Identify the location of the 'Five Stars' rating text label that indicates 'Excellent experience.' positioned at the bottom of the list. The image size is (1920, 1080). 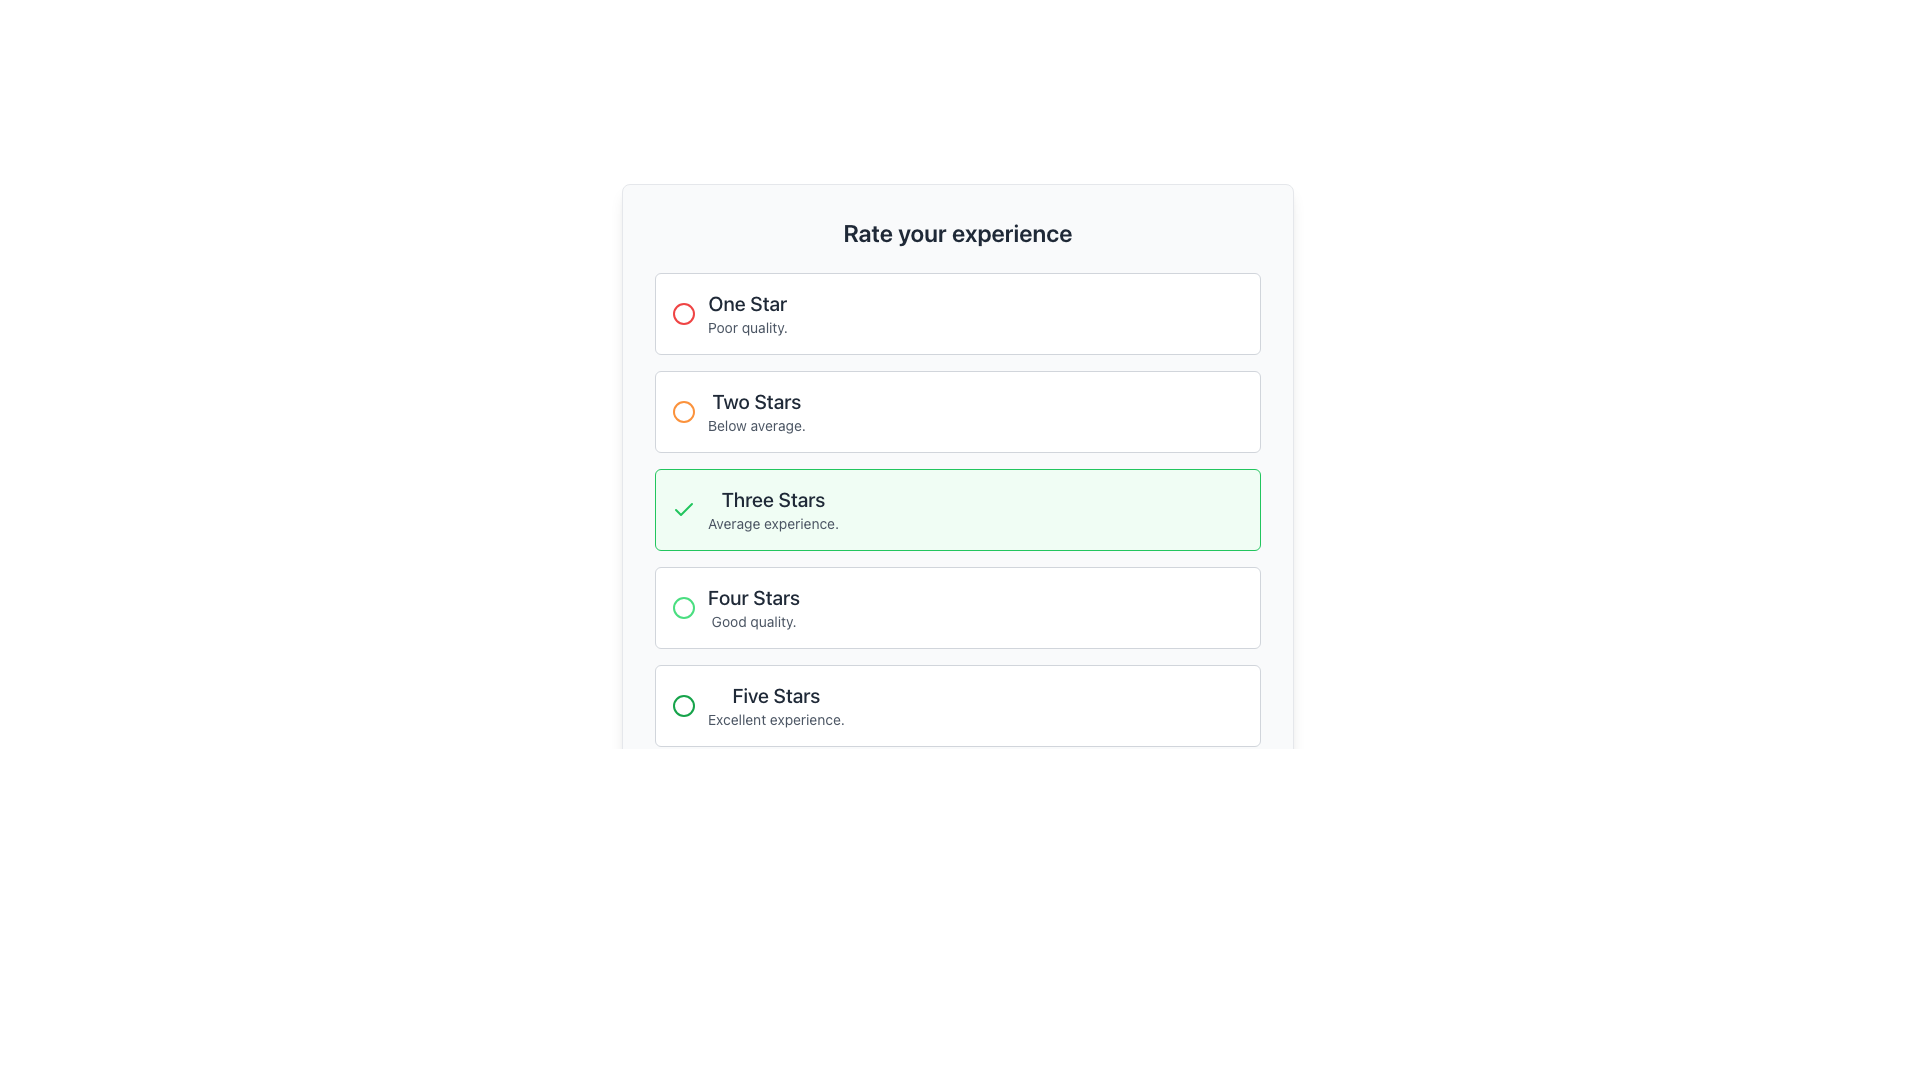
(775, 704).